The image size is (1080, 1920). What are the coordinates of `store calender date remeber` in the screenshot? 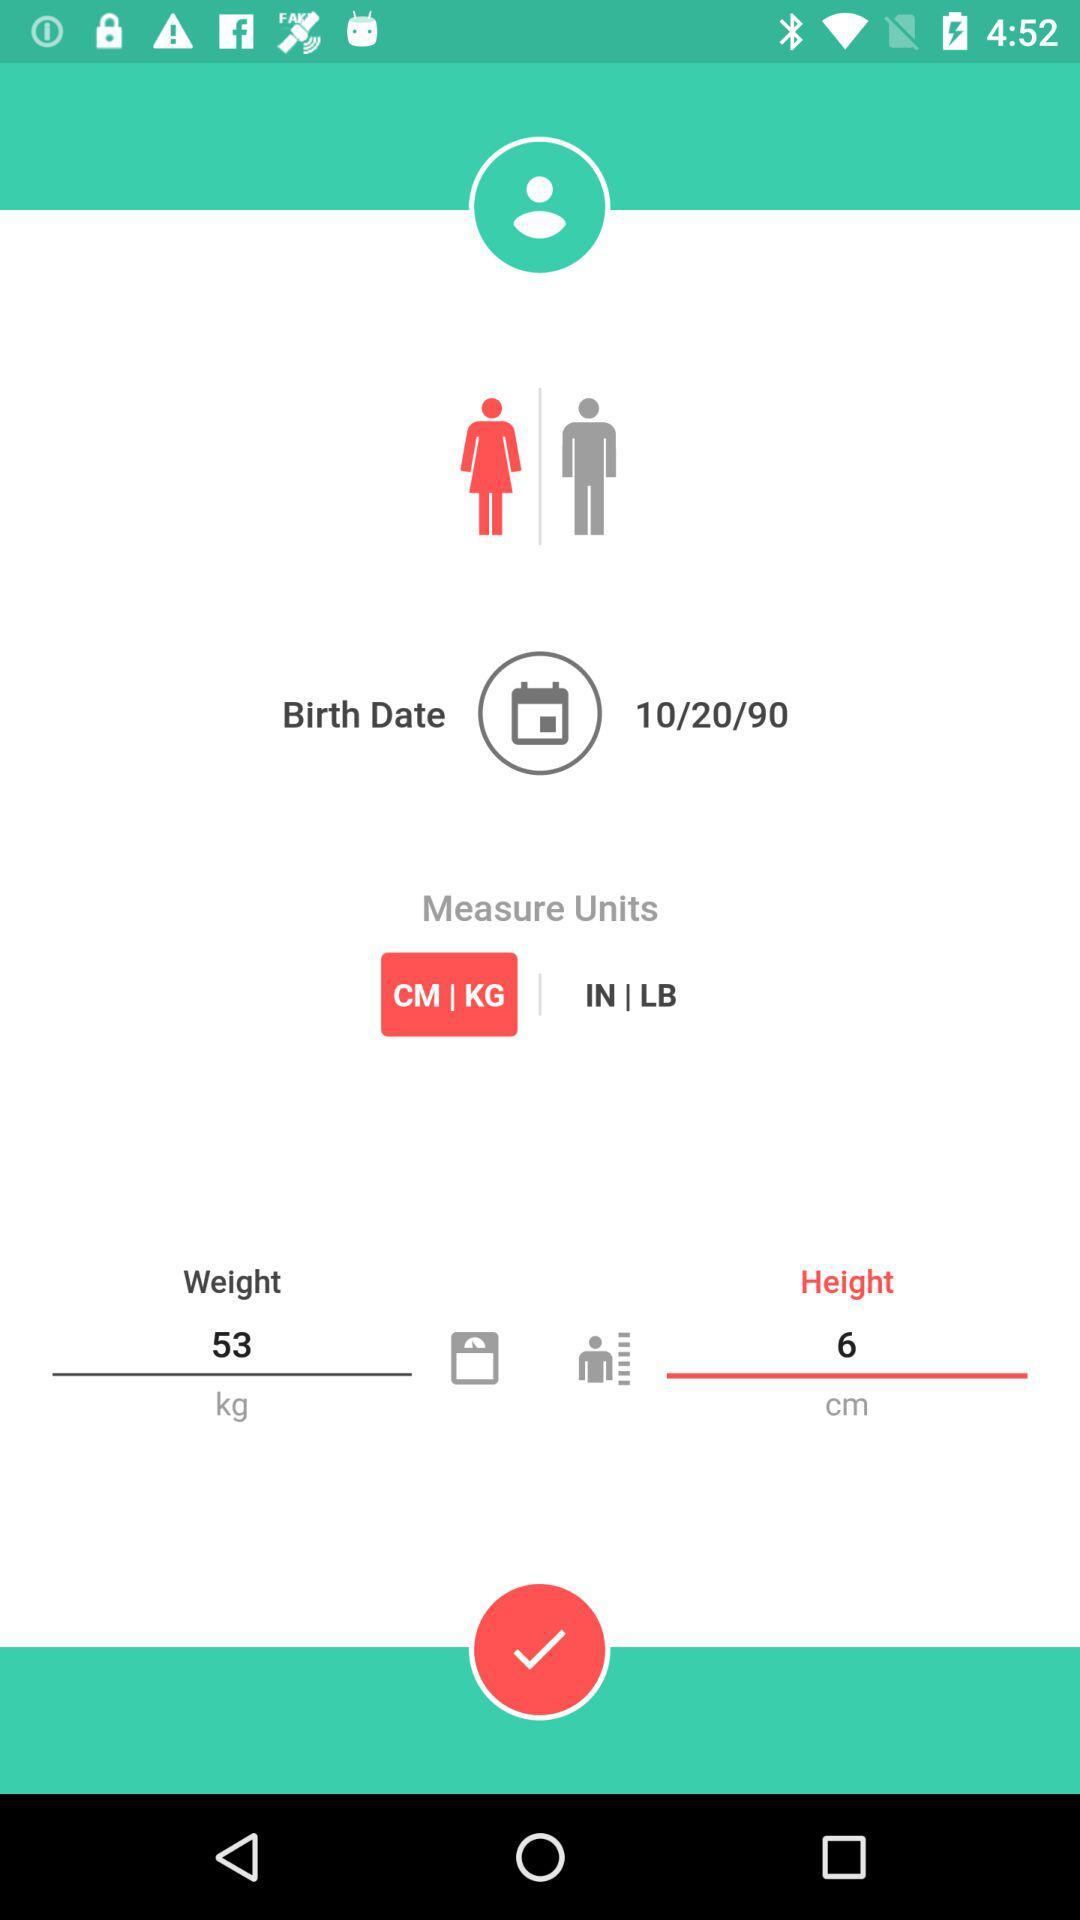 It's located at (540, 713).